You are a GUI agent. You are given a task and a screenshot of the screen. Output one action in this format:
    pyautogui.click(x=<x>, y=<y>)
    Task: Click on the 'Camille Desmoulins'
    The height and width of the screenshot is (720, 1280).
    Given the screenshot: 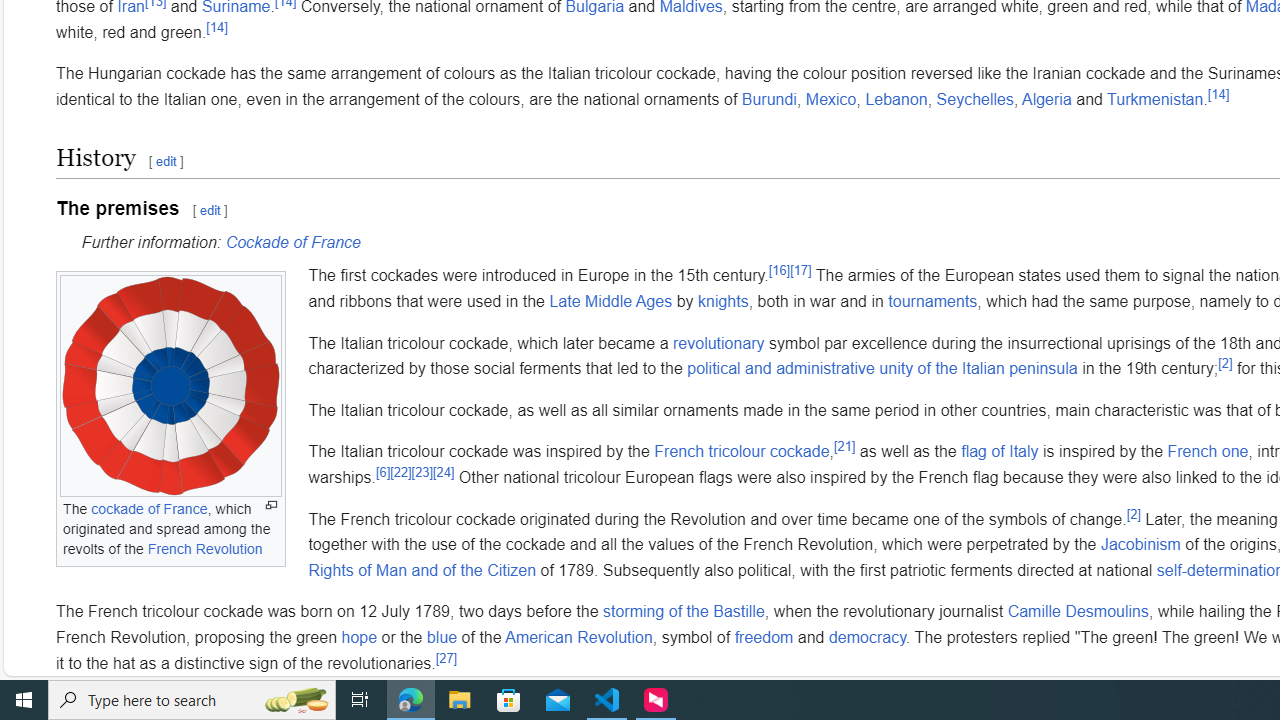 What is the action you would take?
    pyautogui.click(x=1077, y=611)
    